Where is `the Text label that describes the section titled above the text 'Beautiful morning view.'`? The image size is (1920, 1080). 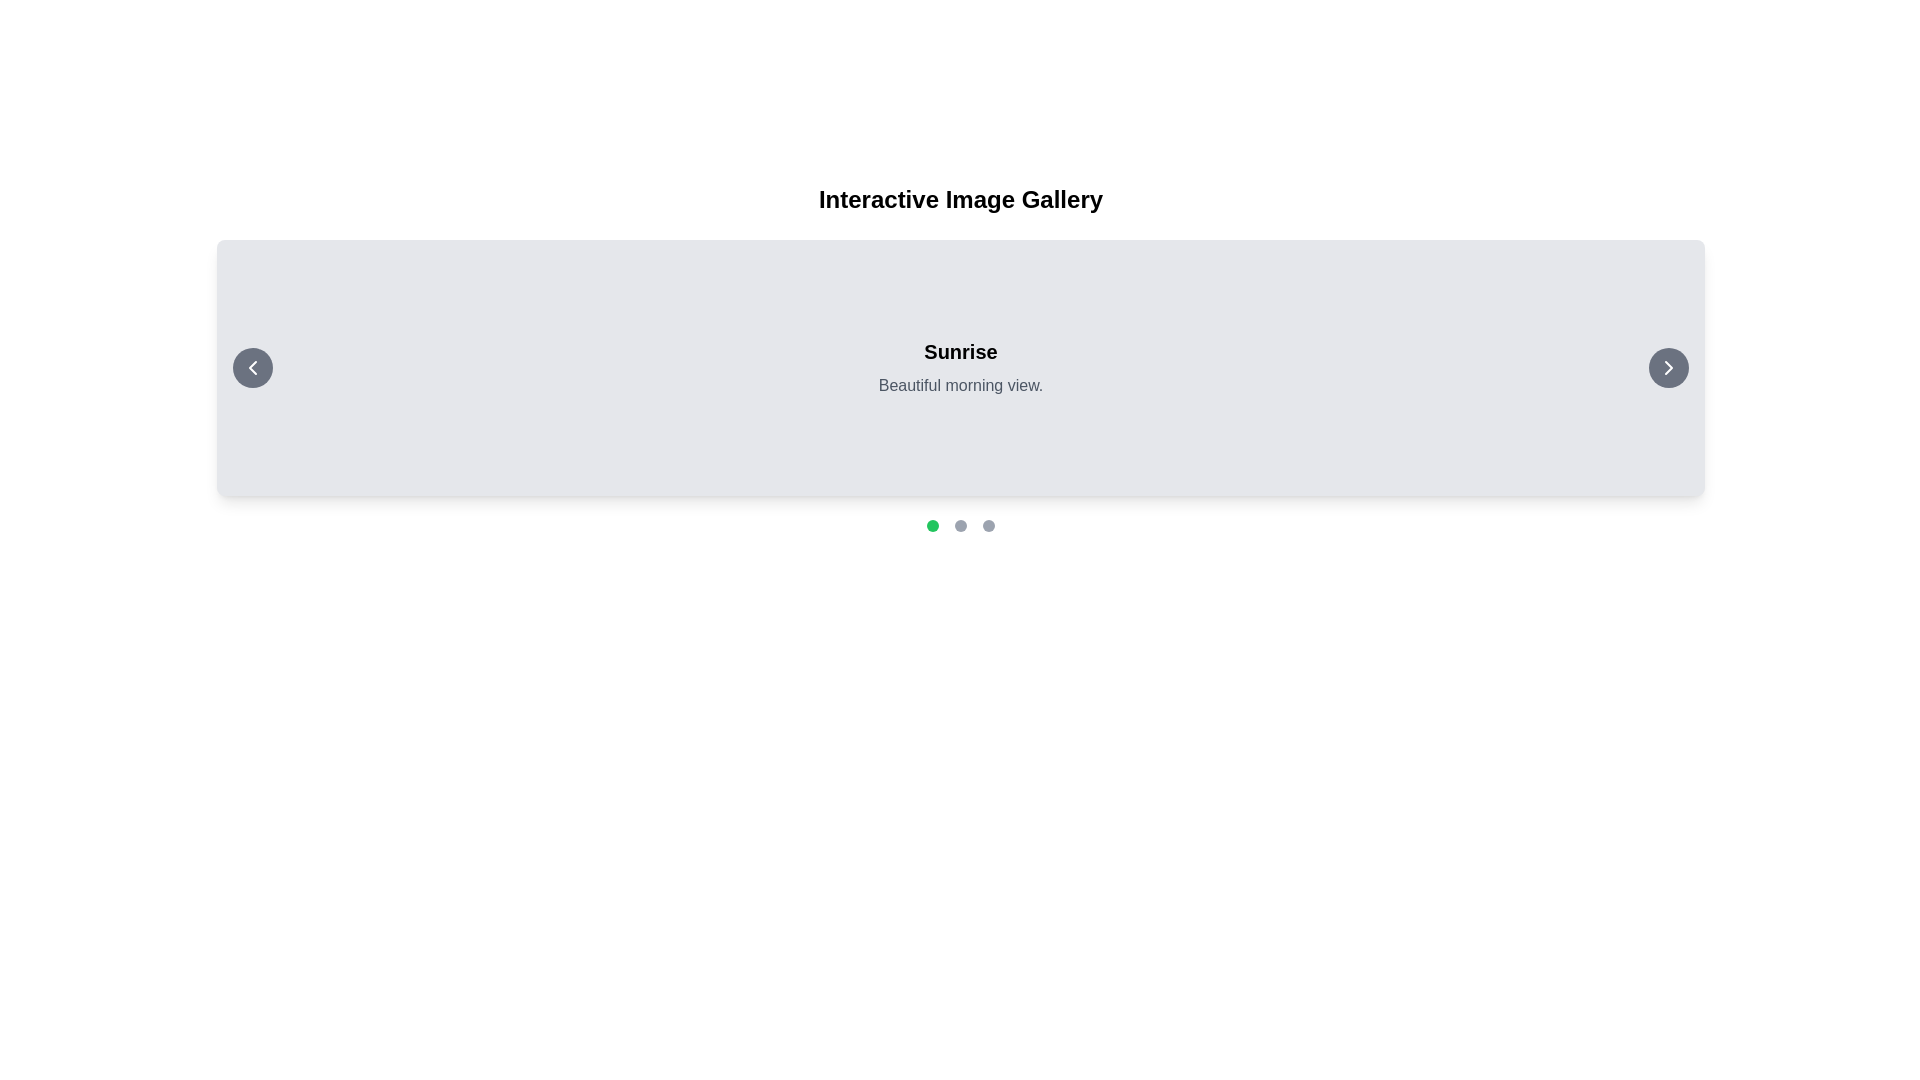
the Text label that describes the section titled above the text 'Beautiful morning view.' is located at coordinates (960, 350).